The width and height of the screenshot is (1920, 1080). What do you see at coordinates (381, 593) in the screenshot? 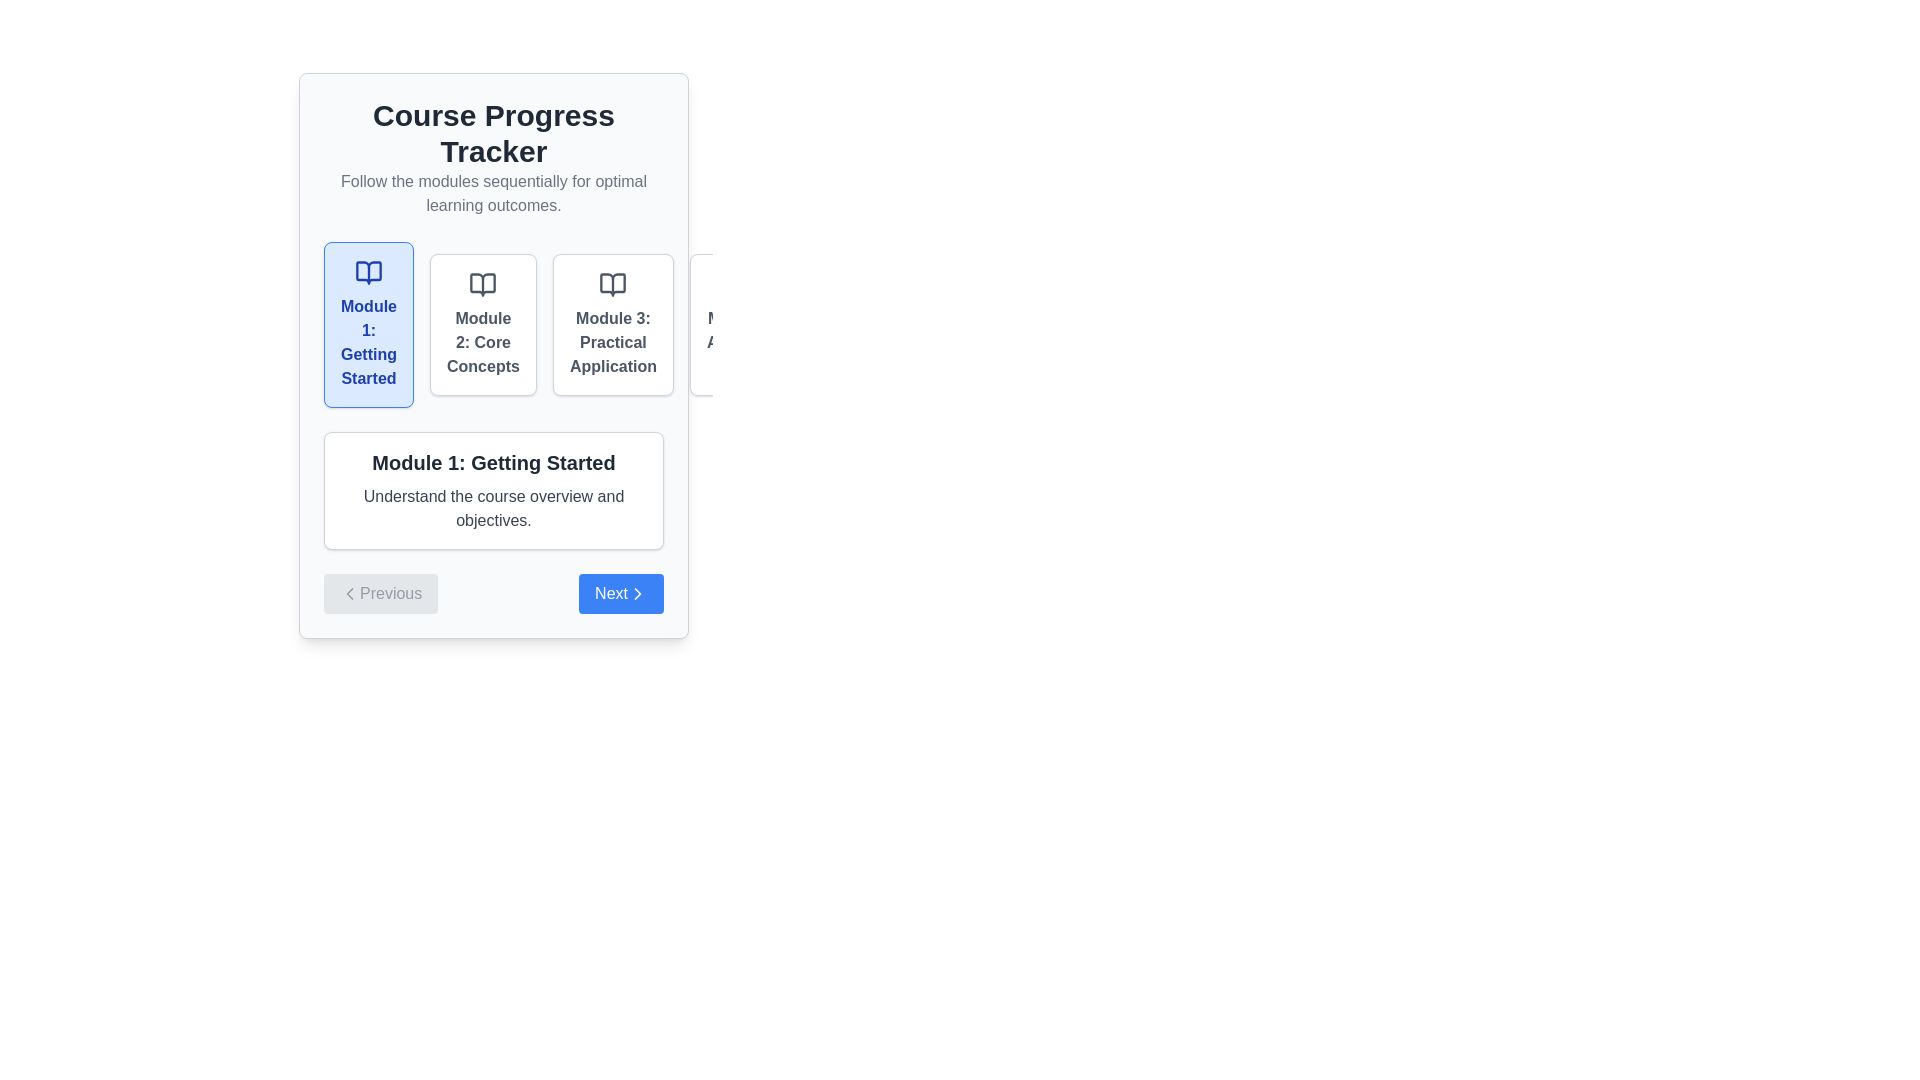
I see `the 'Previous' button with a gray background that contains a left-pointing chevron icon and the text 'Previous' to trigger visual feedback` at bounding box center [381, 593].